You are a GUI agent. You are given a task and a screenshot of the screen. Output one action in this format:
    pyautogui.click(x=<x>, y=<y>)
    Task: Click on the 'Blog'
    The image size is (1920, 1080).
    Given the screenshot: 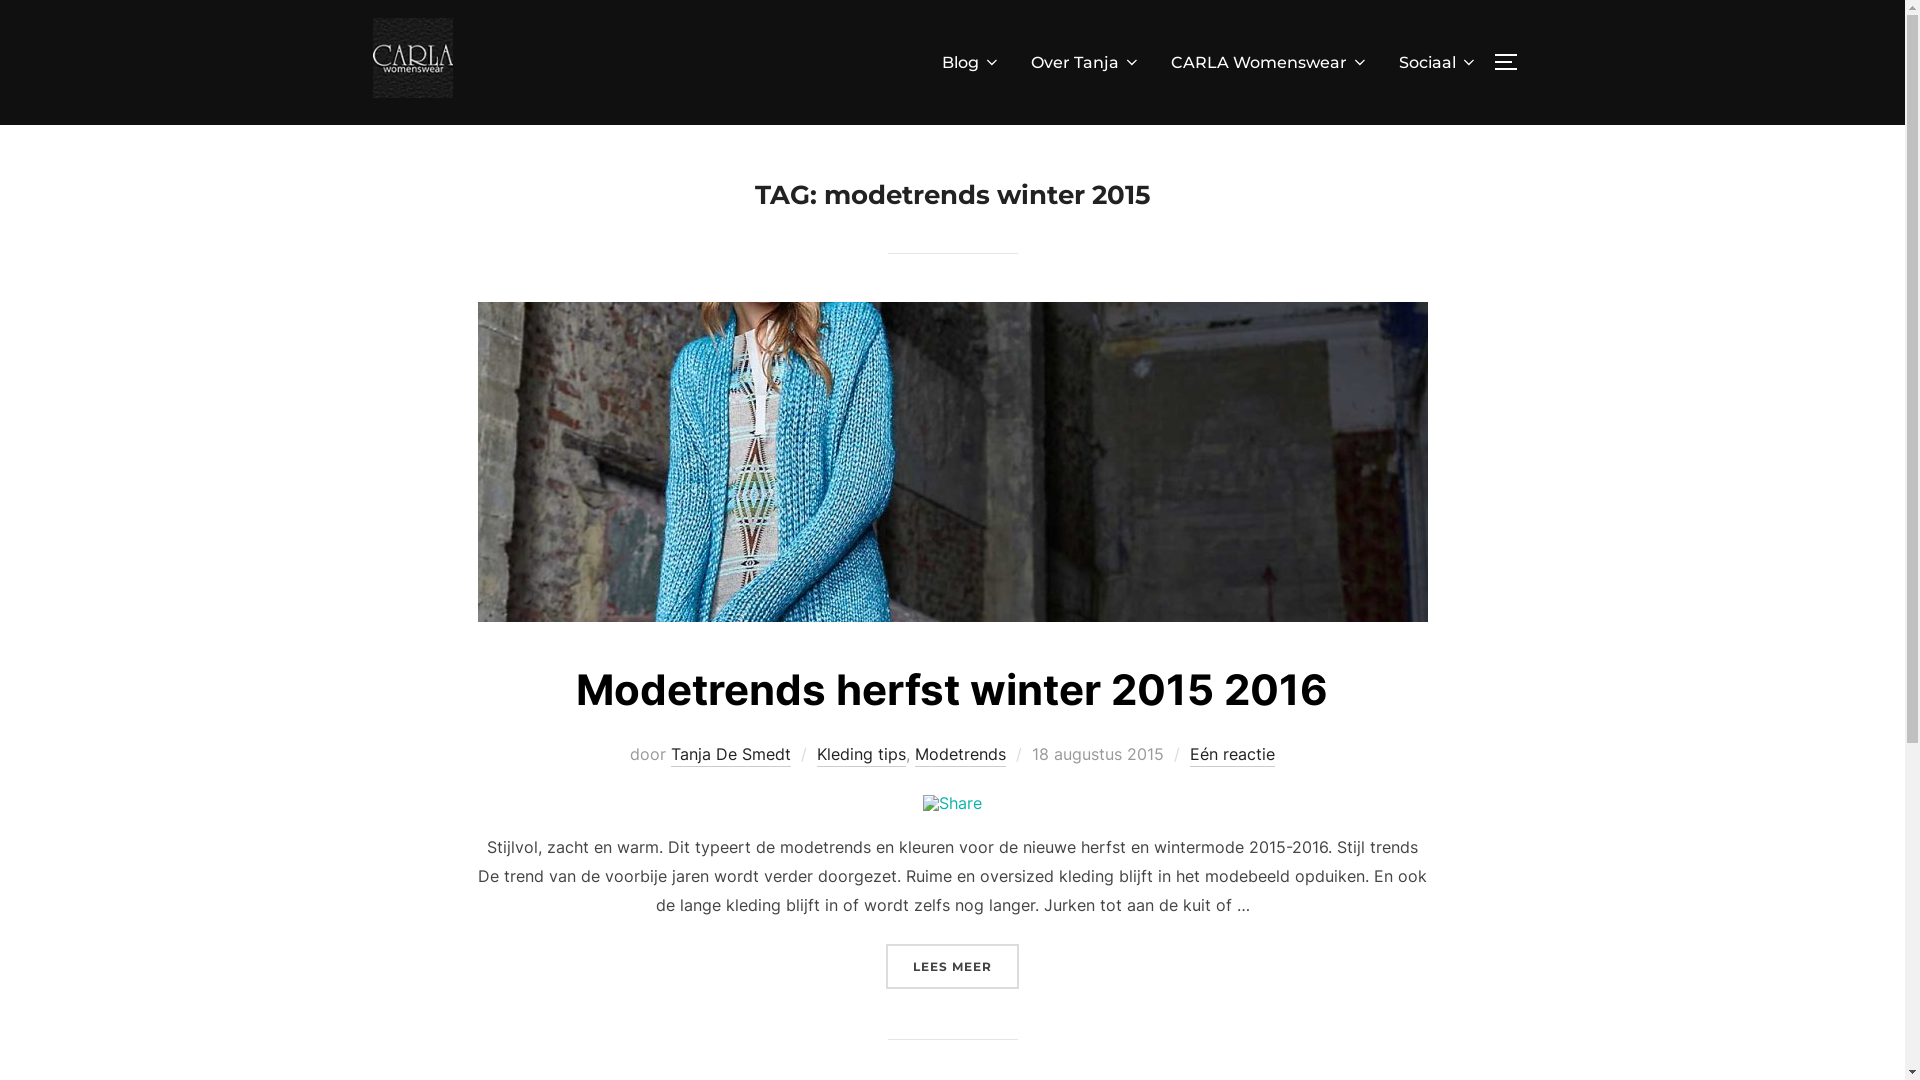 What is the action you would take?
    pyautogui.click(x=971, y=61)
    